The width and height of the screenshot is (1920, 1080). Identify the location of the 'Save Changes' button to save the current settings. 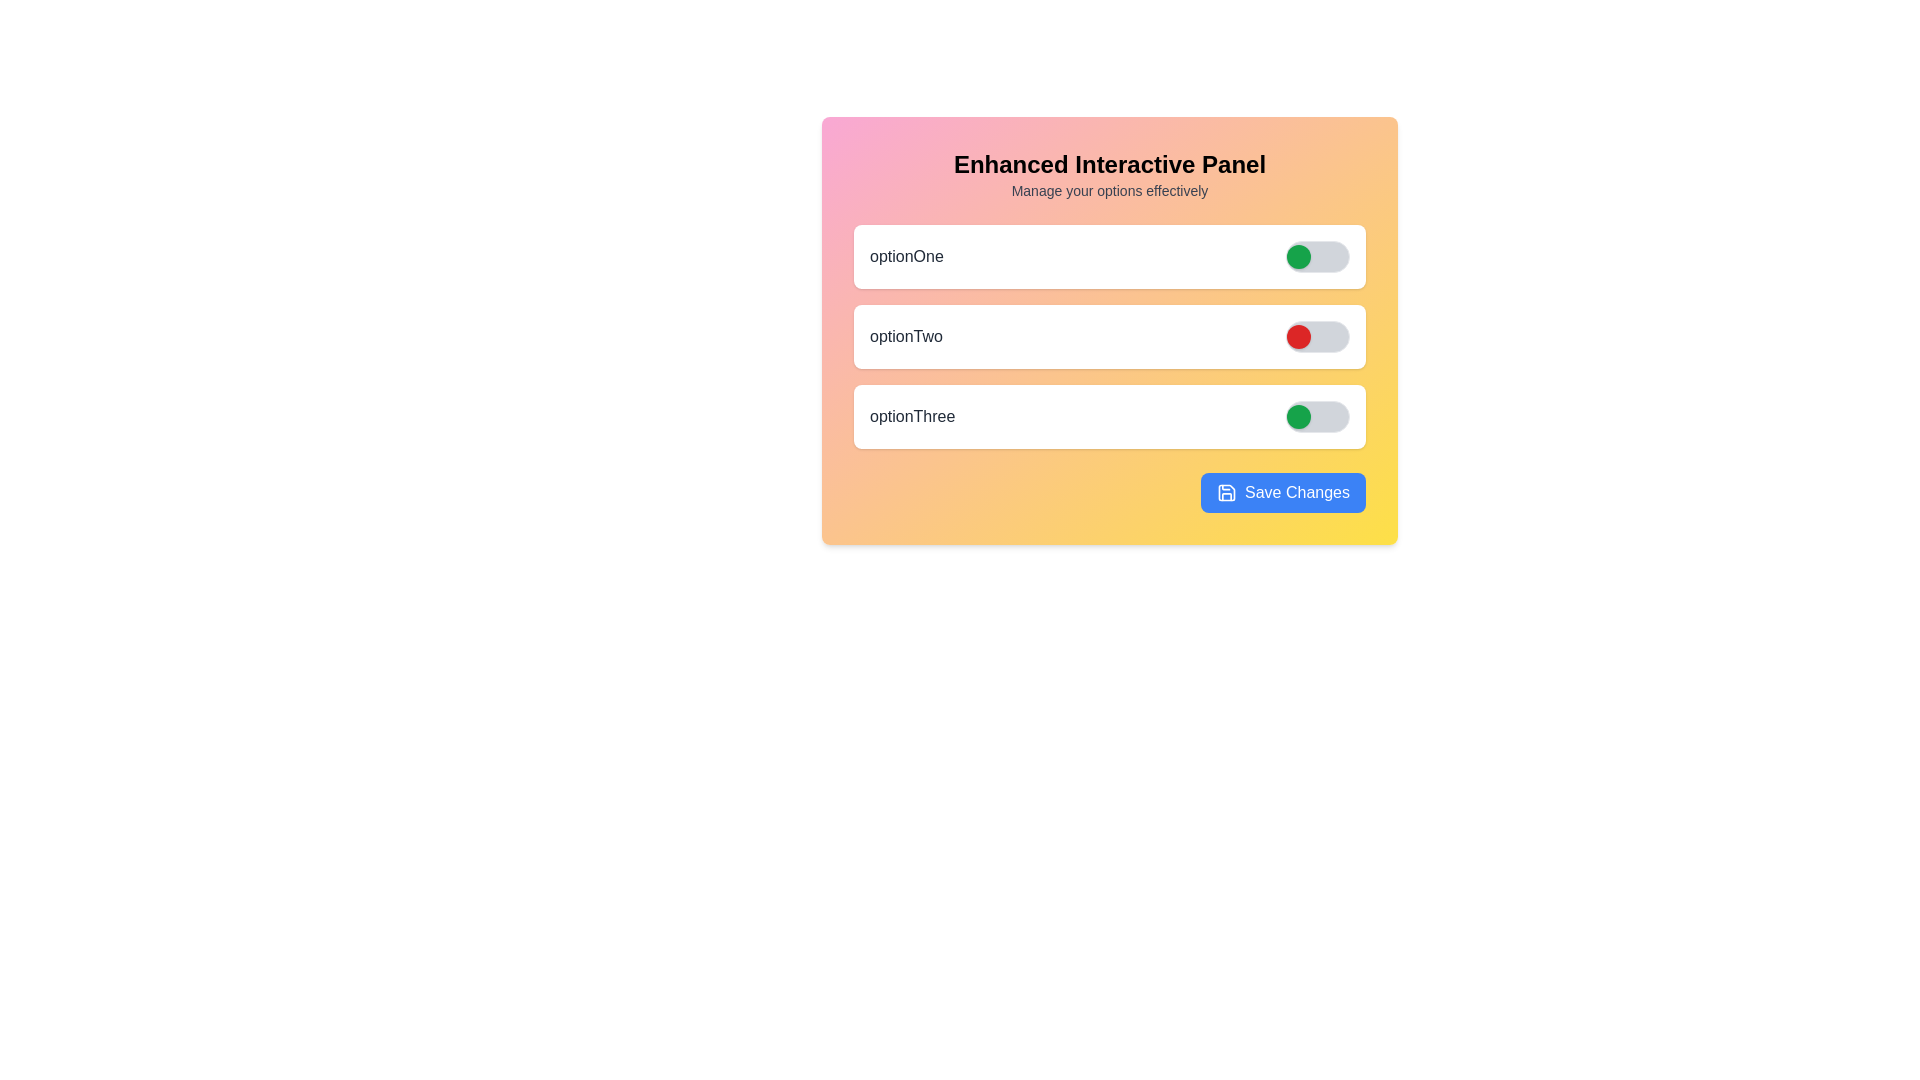
(1283, 493).